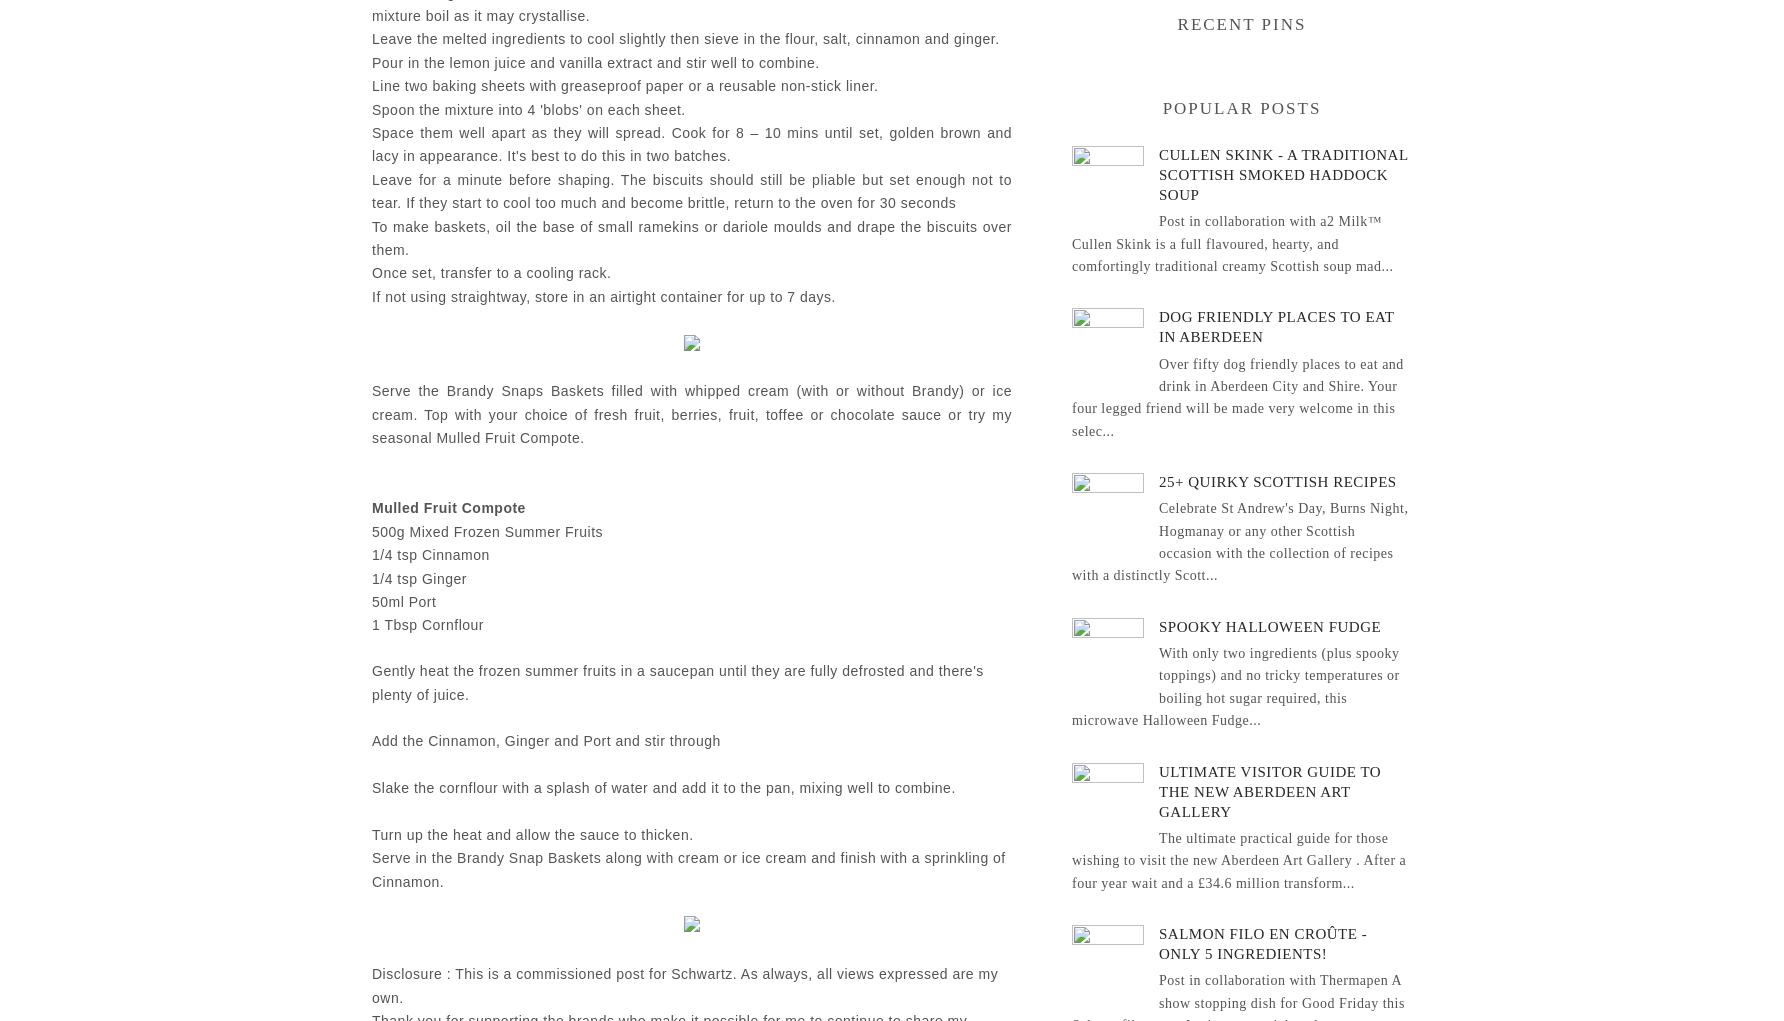  What do you see at coordinates (1237, 859) in the screenshot?
I see `'The ultimate practical guide for those wishing to visit the new Aberdeen Art Gallery . After a four year wait and a £34.6 million transform...'` at bounding box center [1237, 859].